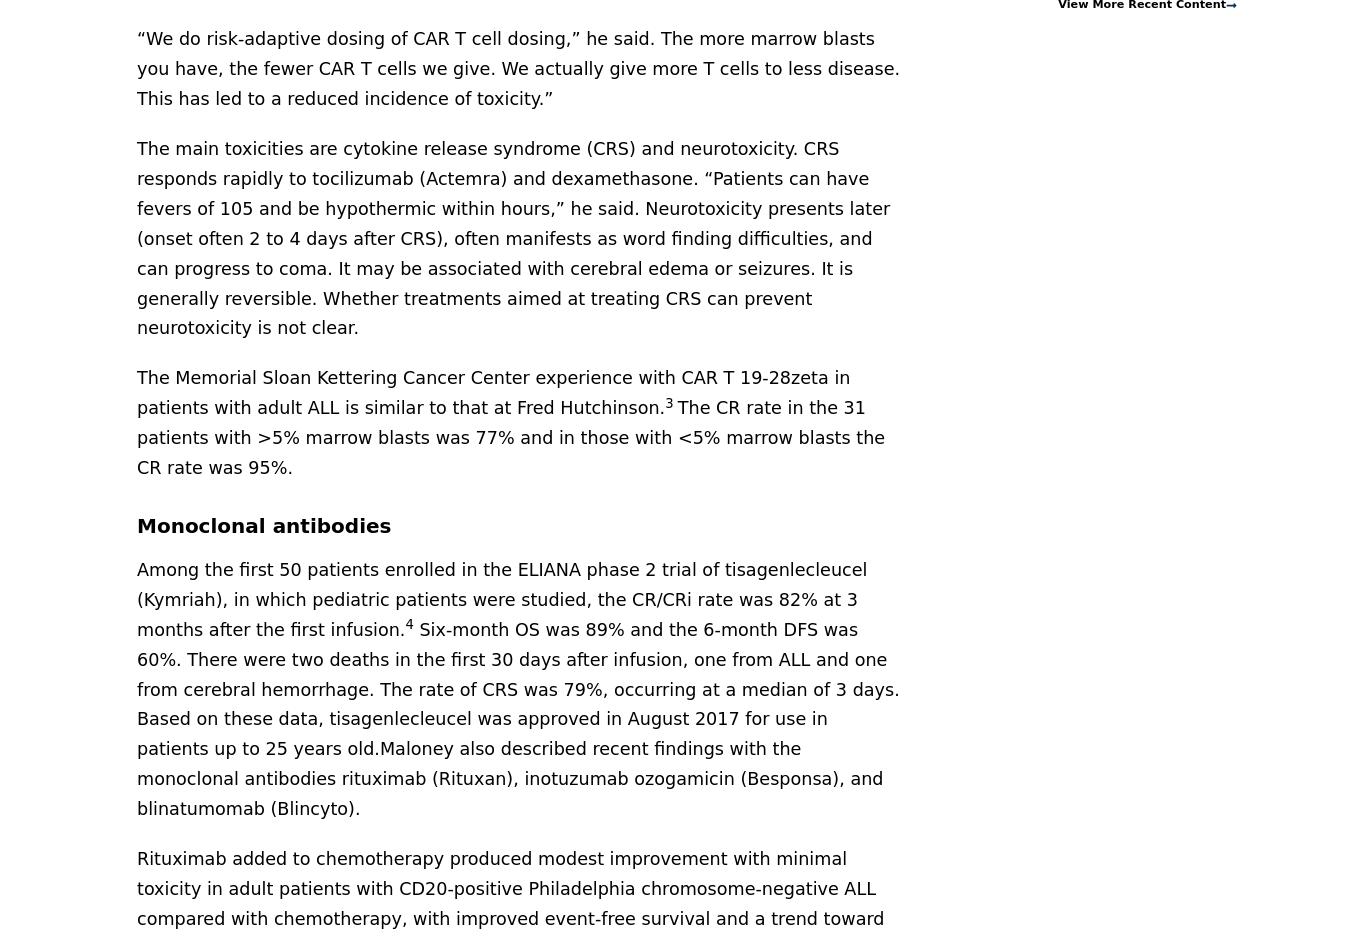 The image size is (1366, 936). Describe the element at coordinates (136, 68) in the screenshot. I see `'“We do risk-adaptive dosing of CAR T cell dosing,” he said. The more marrow blasts you have, the fewer CAR T cells we give. We actually give more T cells to less disease. This has led to a reduced incidence of toxicity.”'` at that location.